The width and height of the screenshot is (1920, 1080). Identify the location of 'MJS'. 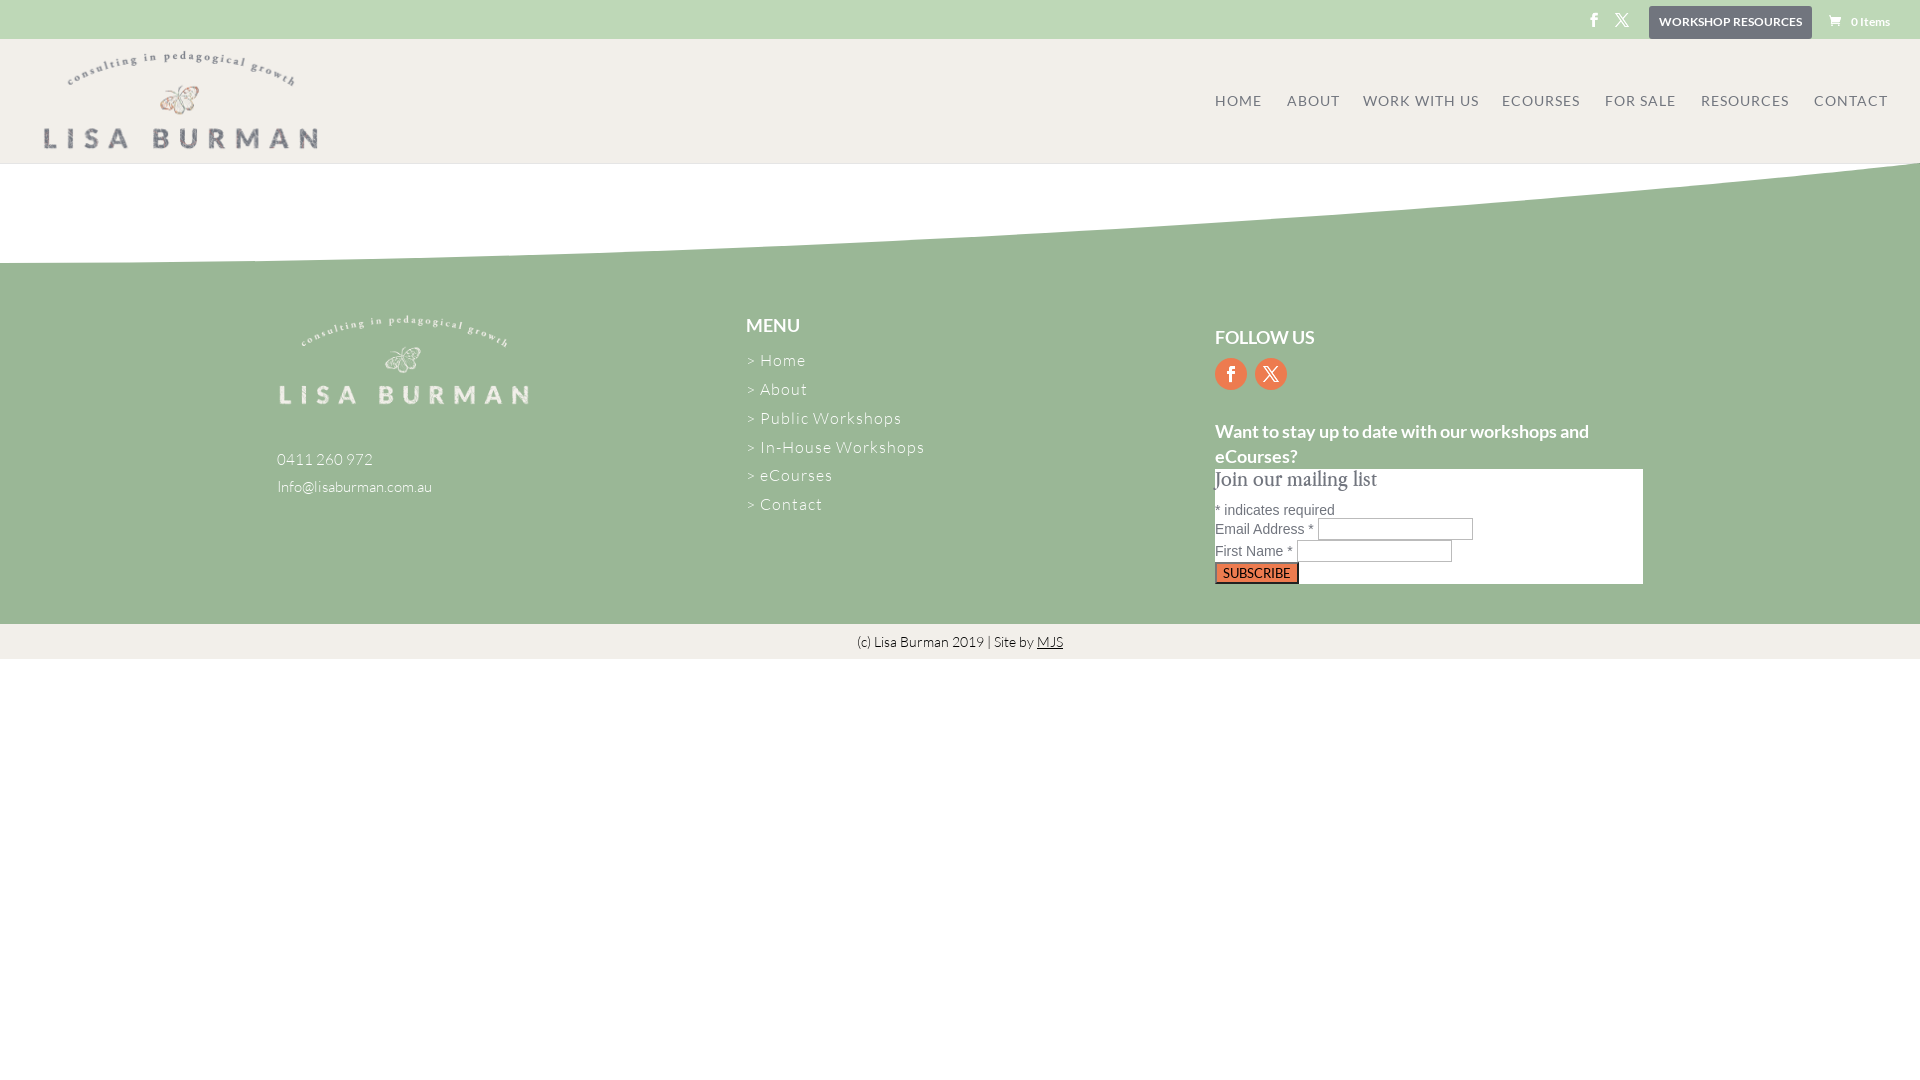
(1049, 641).